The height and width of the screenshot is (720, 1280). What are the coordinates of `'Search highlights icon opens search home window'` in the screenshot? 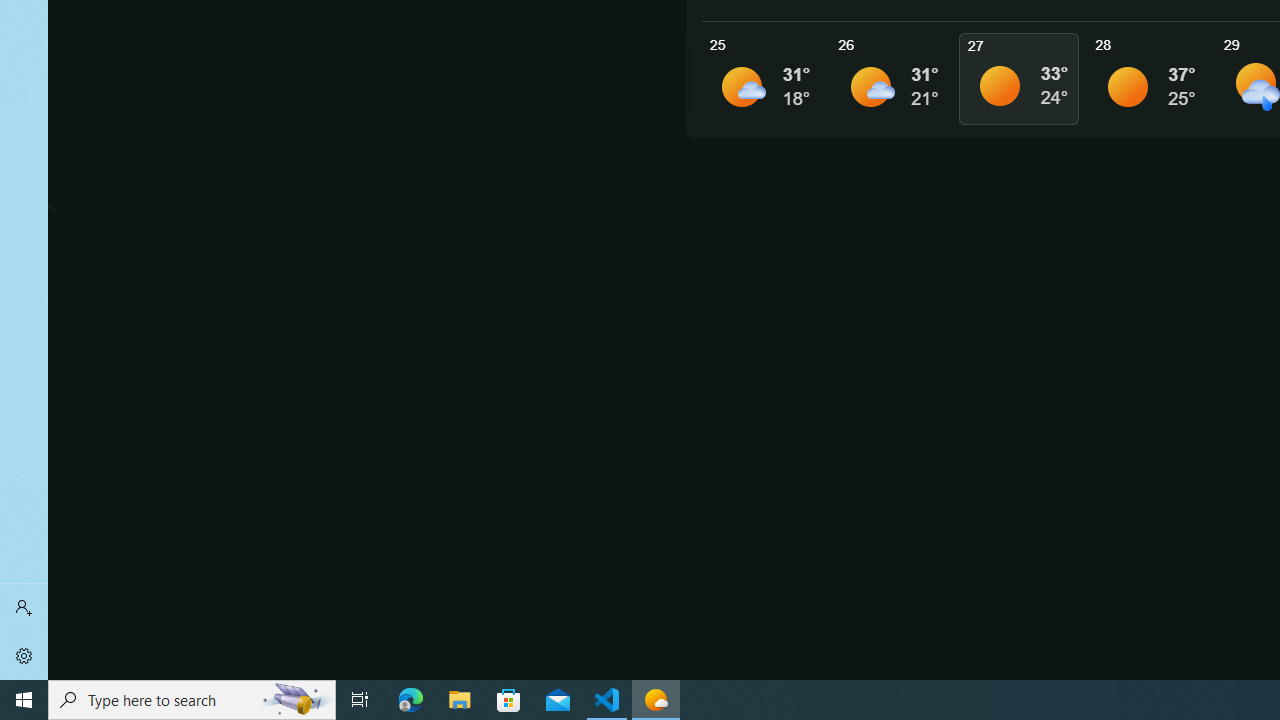 It's located at (294, 698).